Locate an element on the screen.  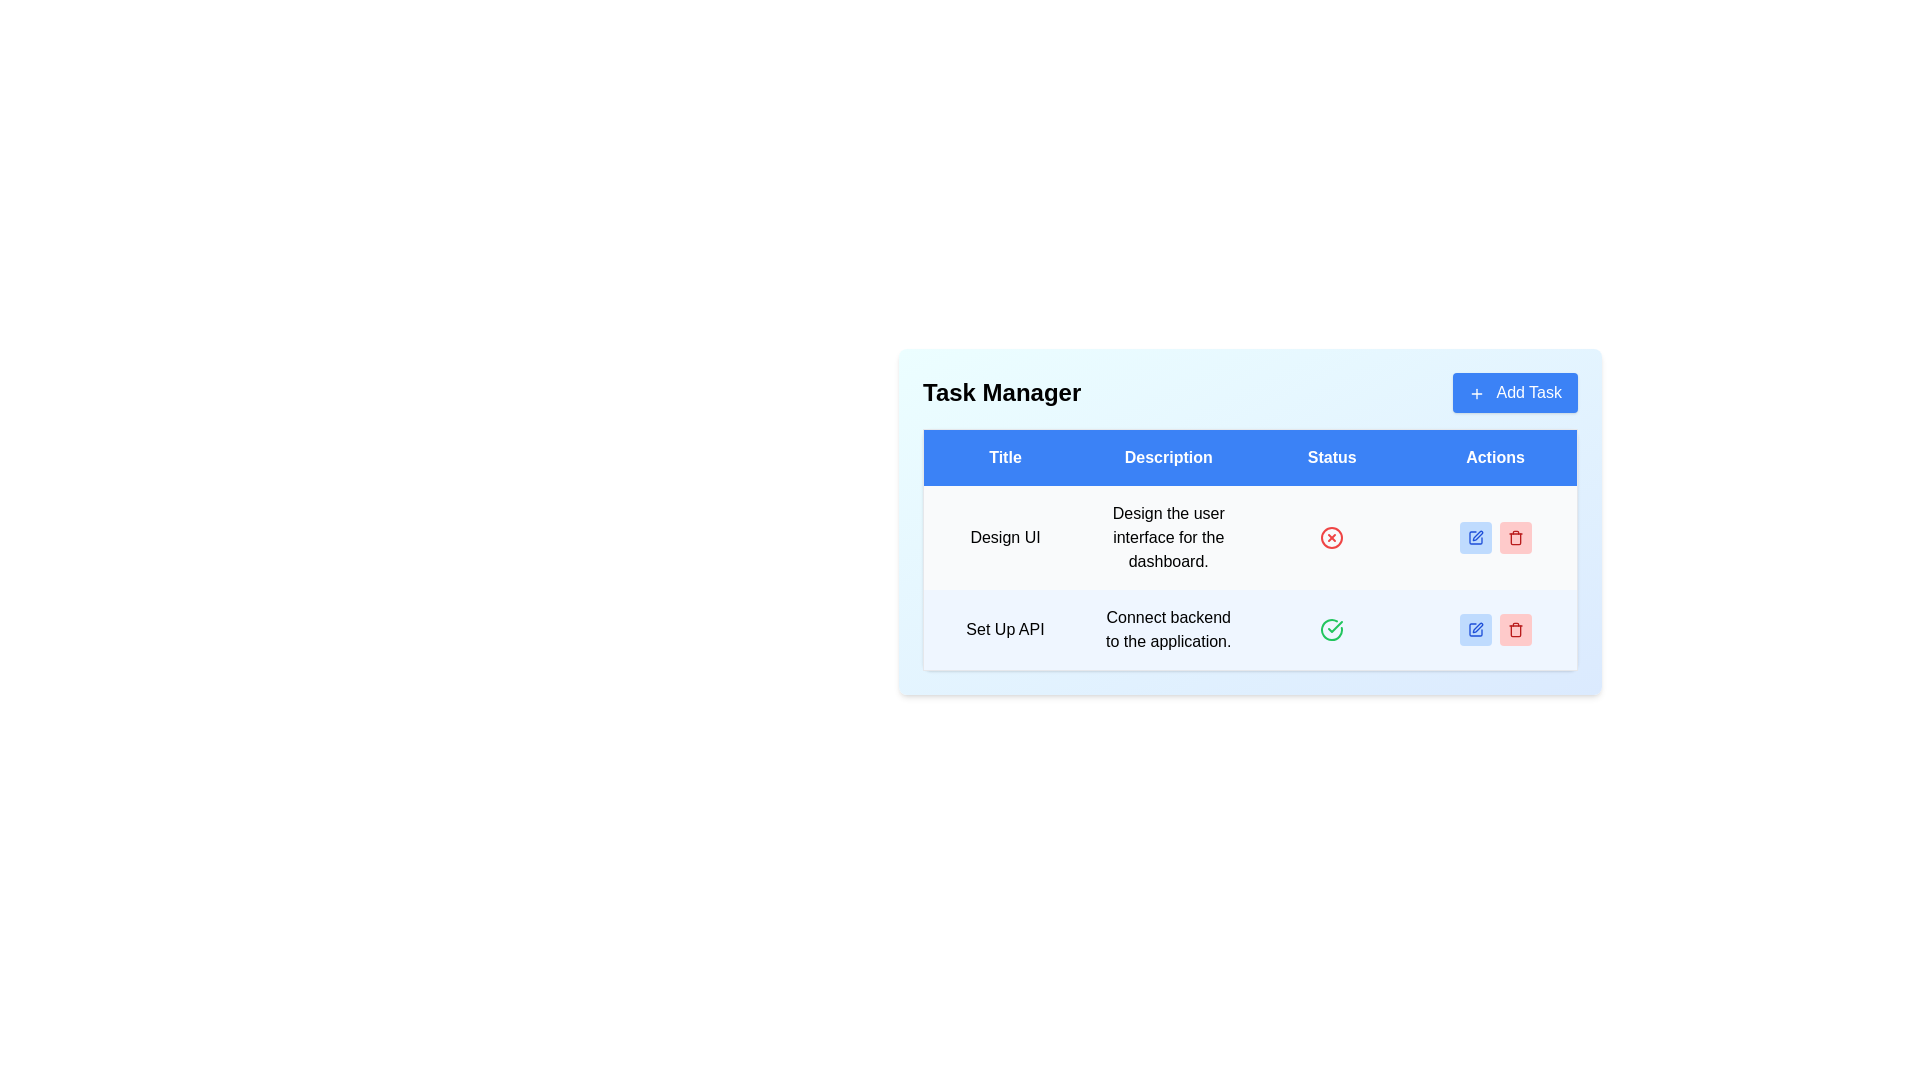
the edit icon in the Actions column of the second task row labeled 'Set Up API' is located at coordinates (1475, 628).